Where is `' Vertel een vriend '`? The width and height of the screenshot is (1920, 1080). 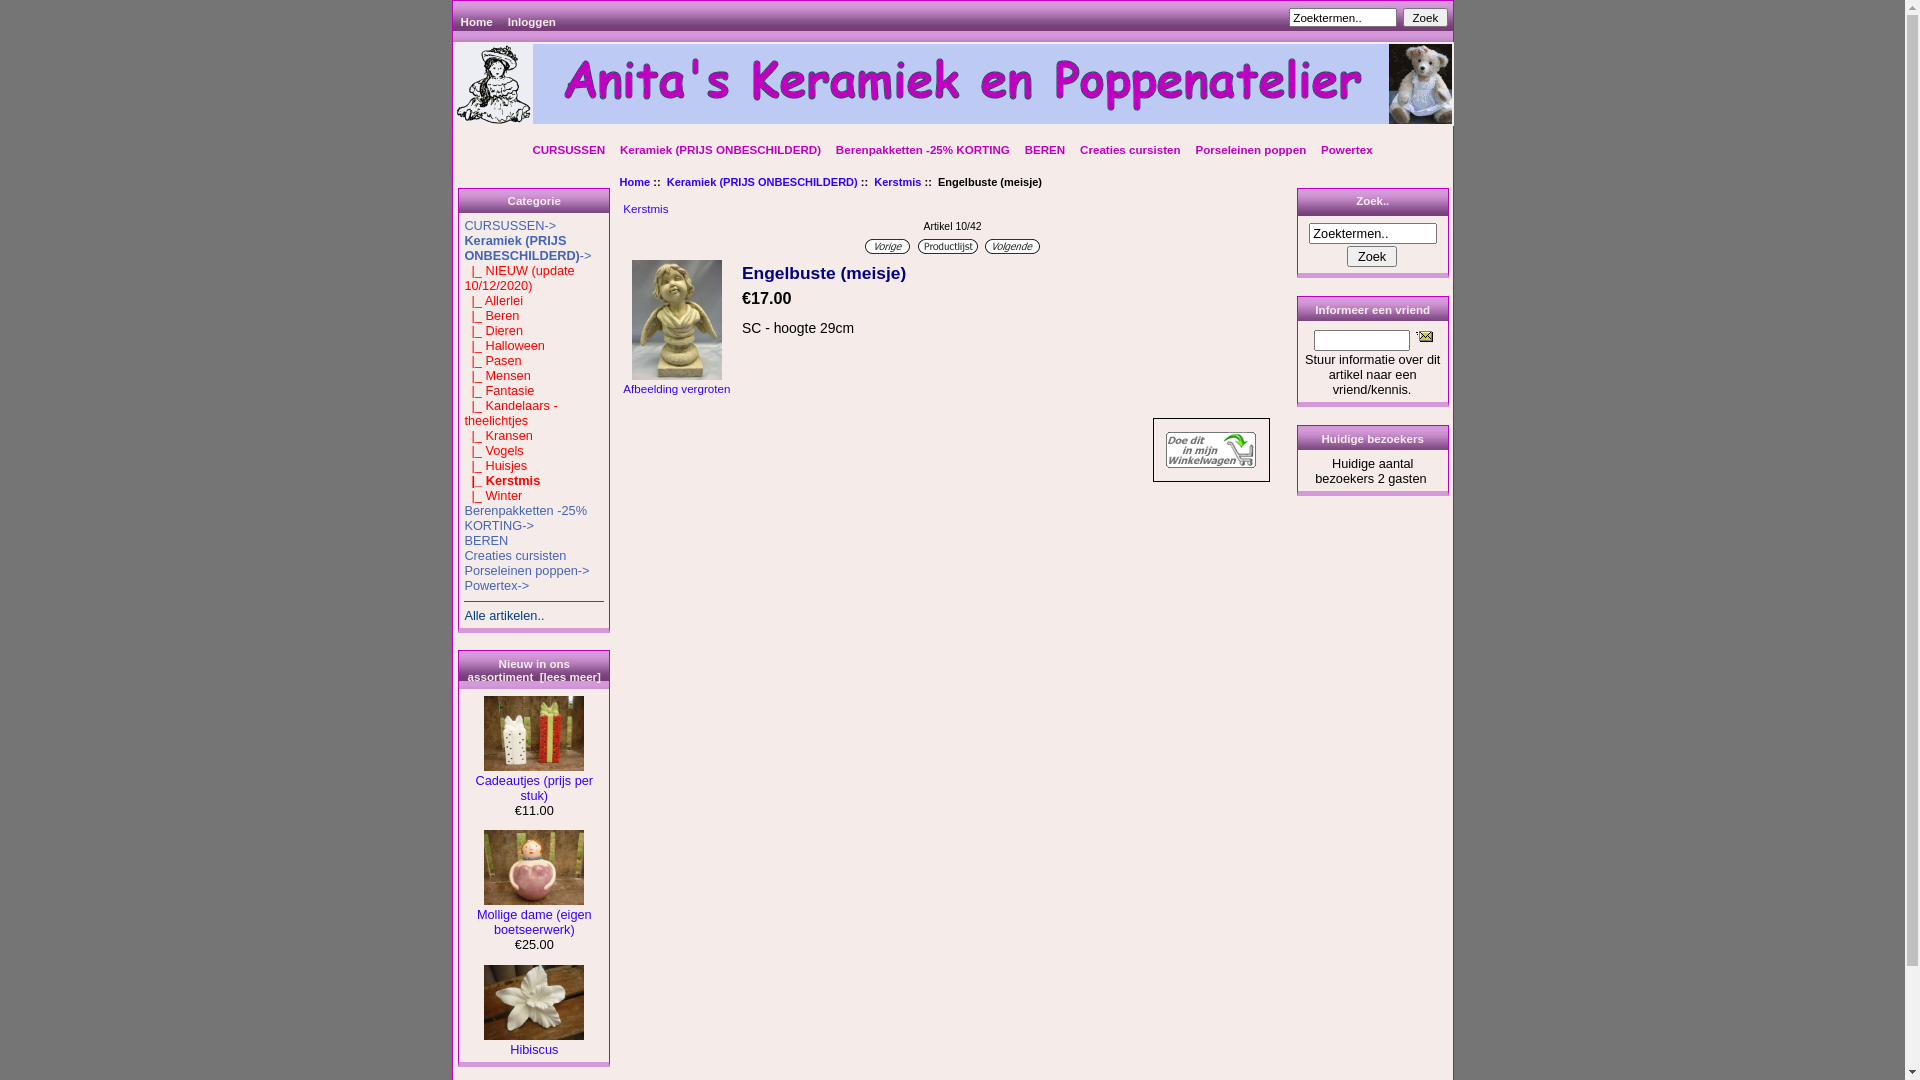
' Vertel een vriend ' is located at coordinates (1415, 334).